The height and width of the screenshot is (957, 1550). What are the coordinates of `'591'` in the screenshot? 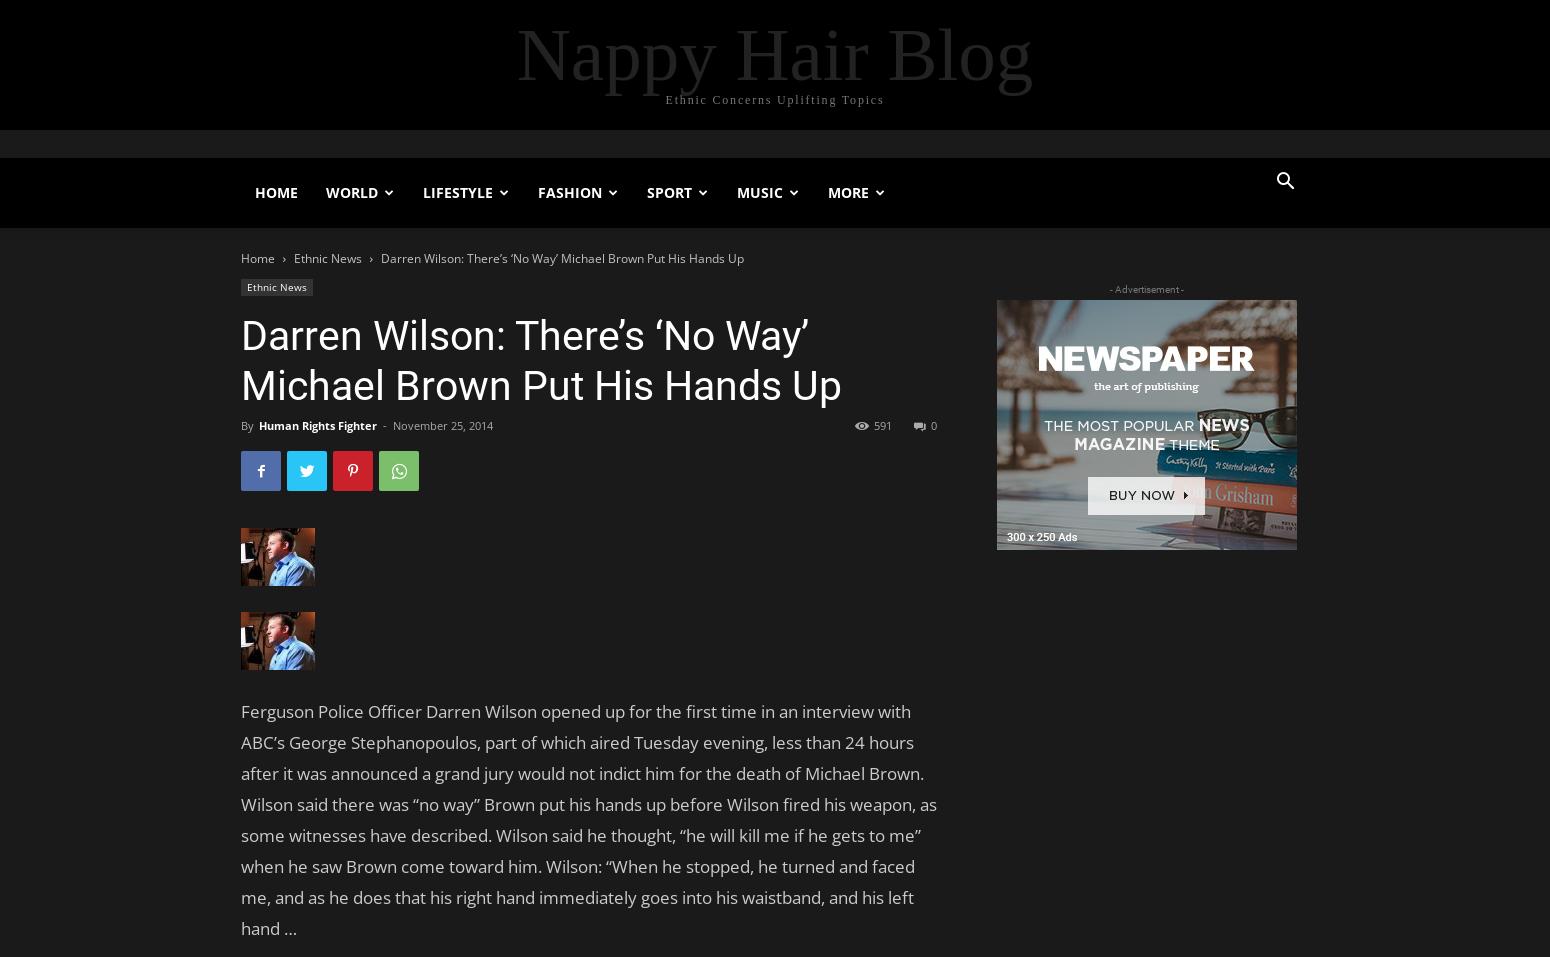 It's located at (883, 424).